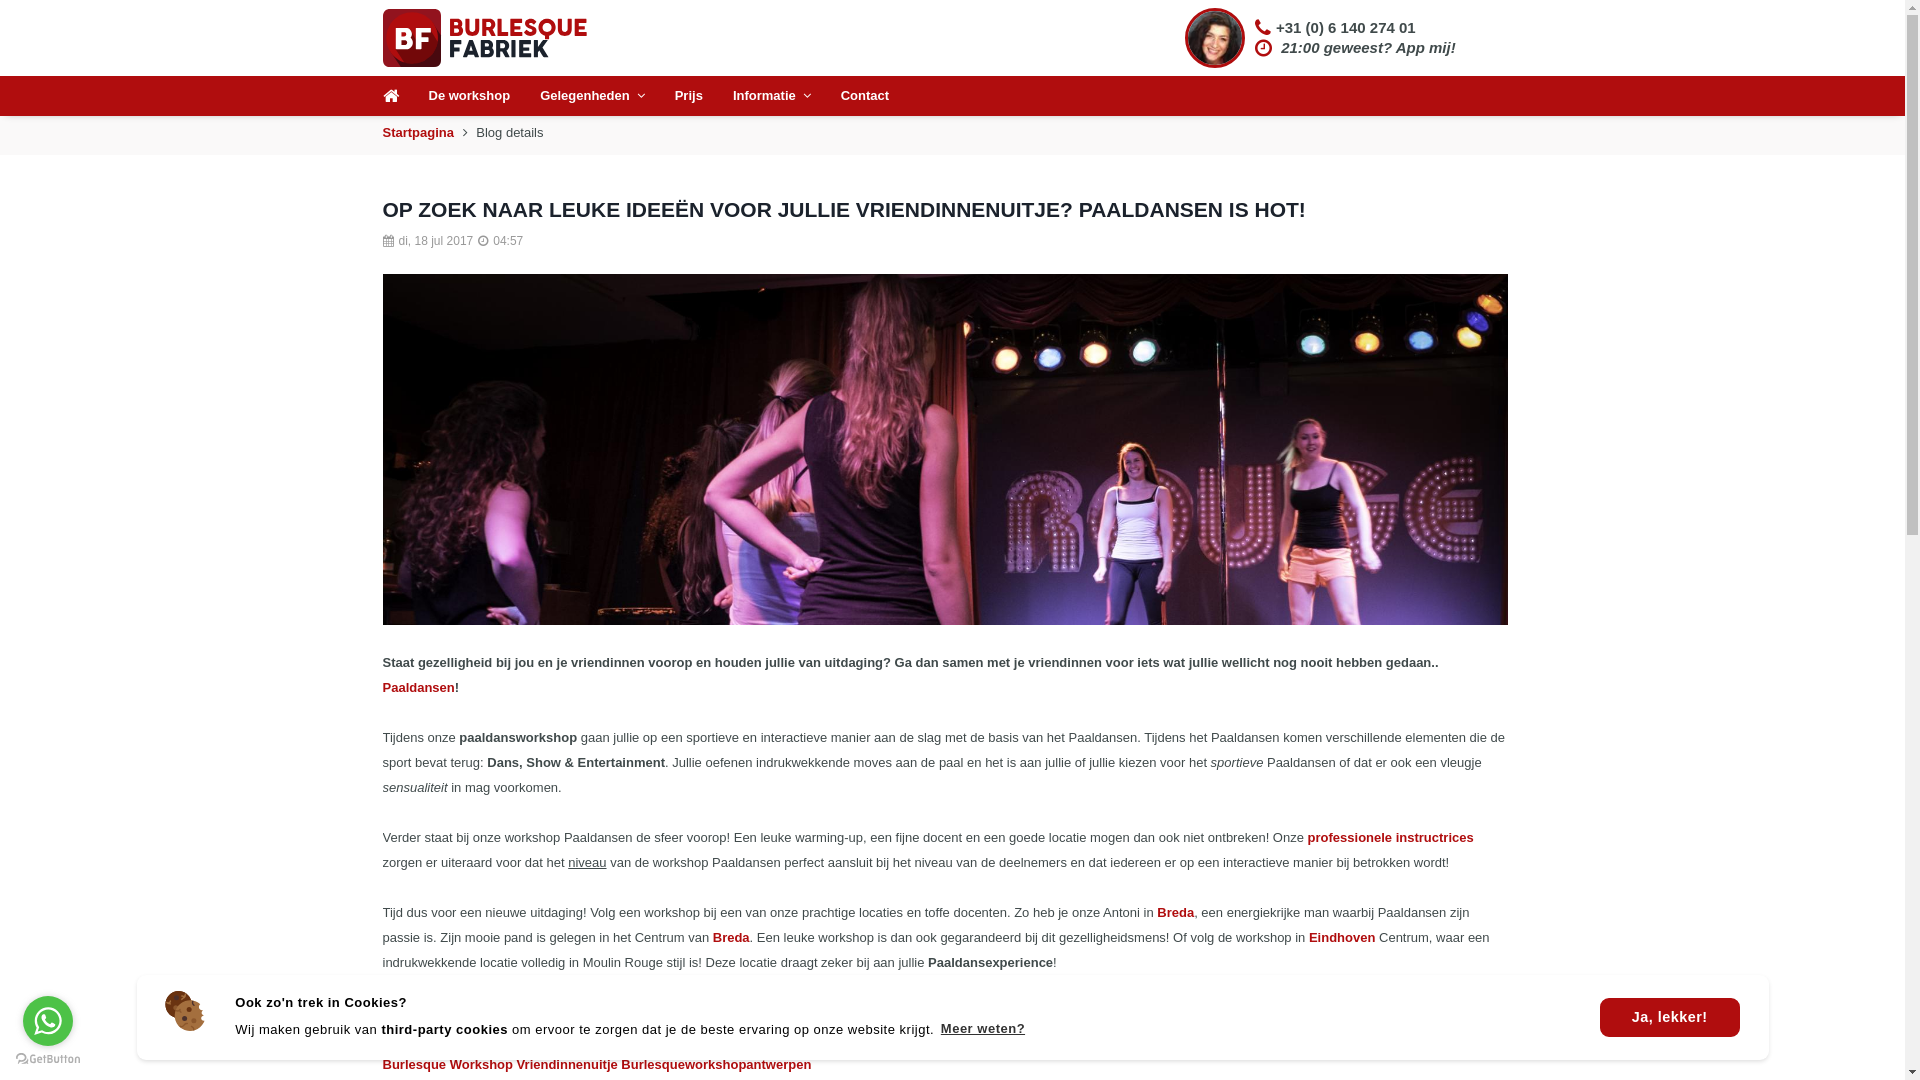 The image size is (1920, 1080). Describe the element at coordinates (1342, 937) in the screenshot. I see `'Eindhoven'` at that location.